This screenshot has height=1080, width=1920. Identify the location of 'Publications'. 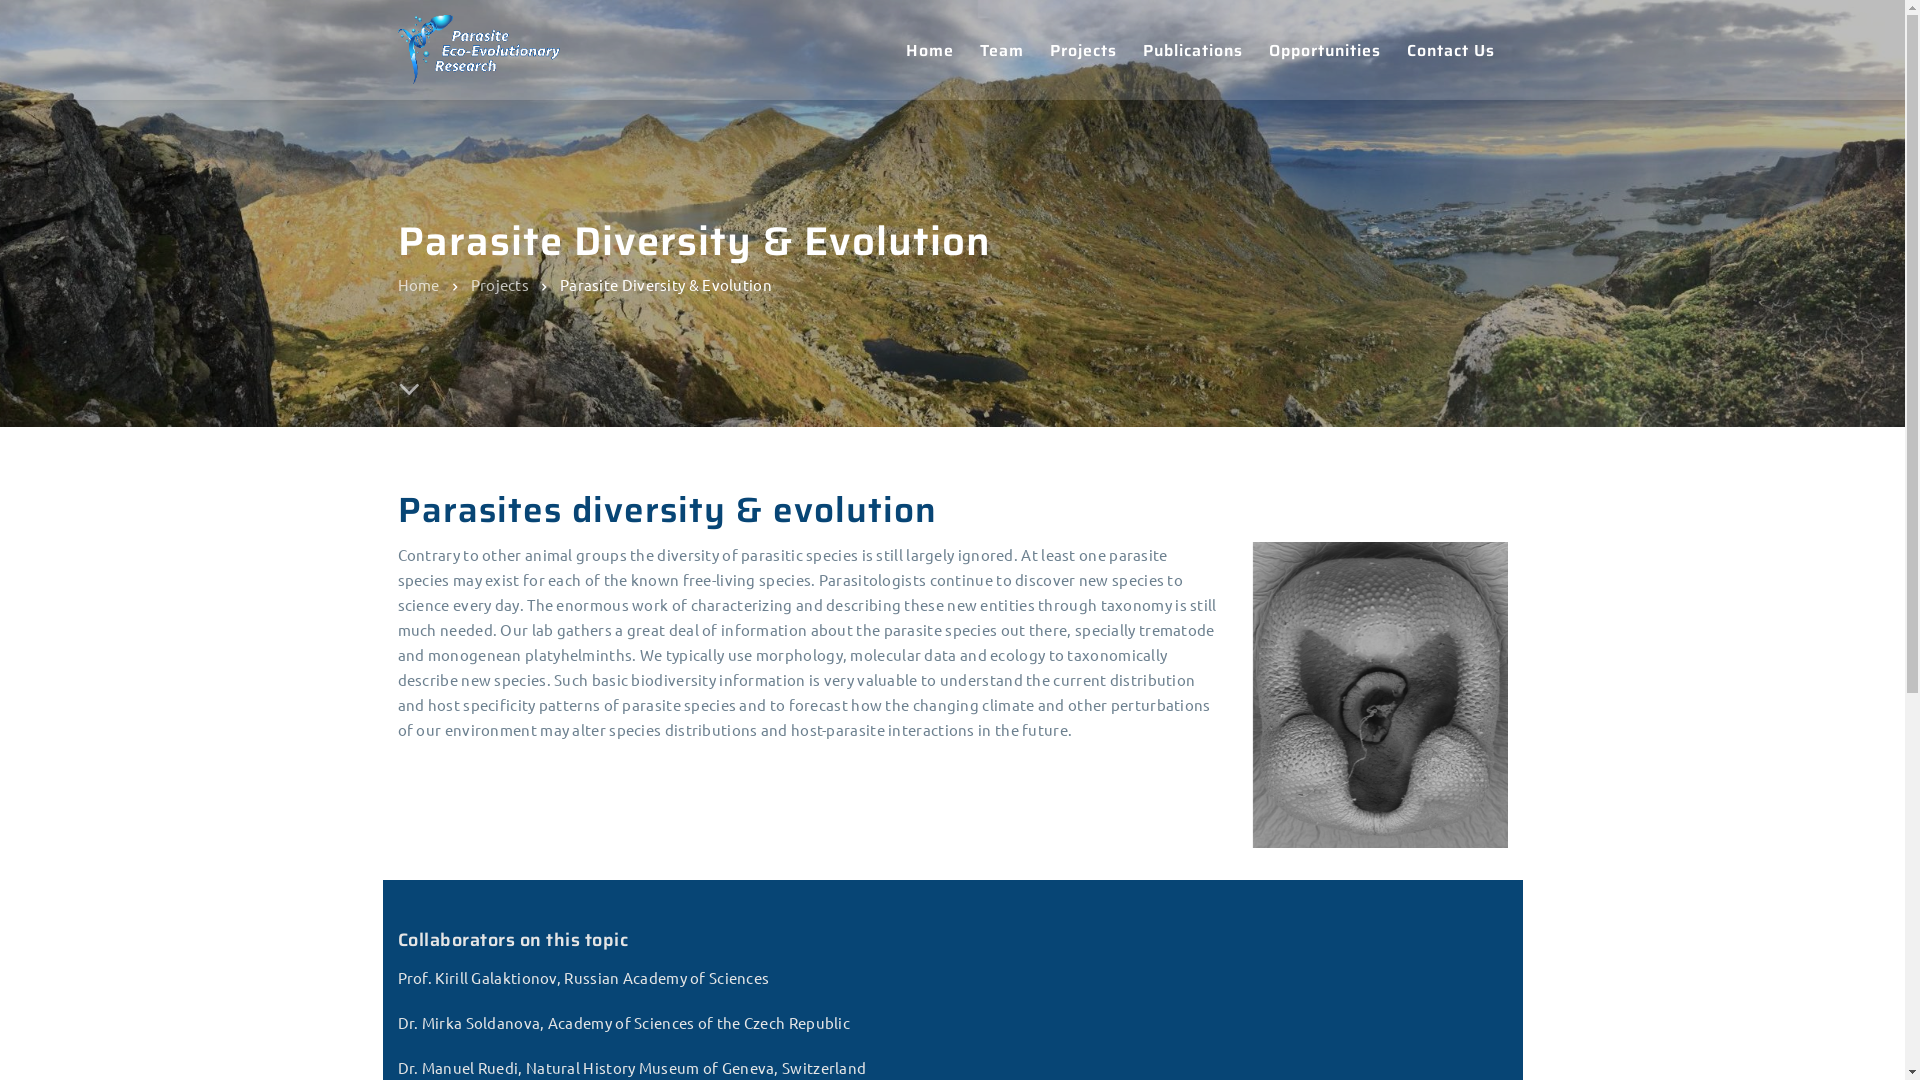
(839, 860).